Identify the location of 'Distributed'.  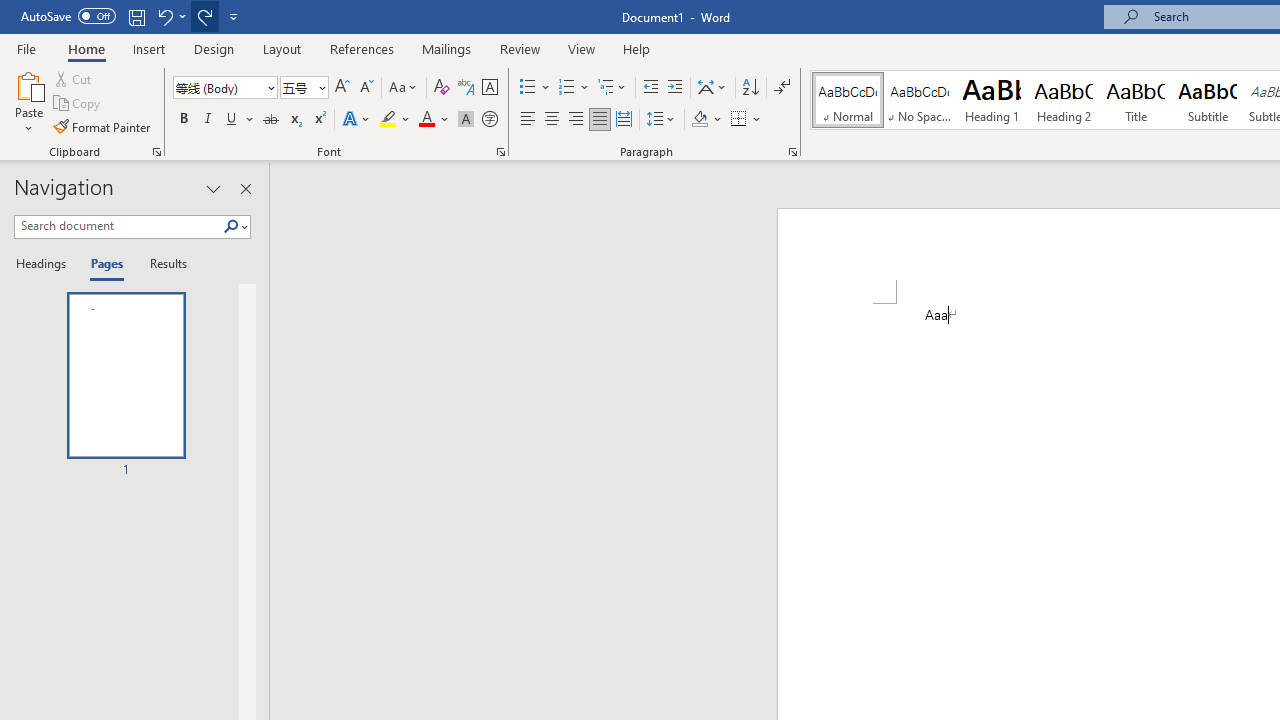
(623, 119).